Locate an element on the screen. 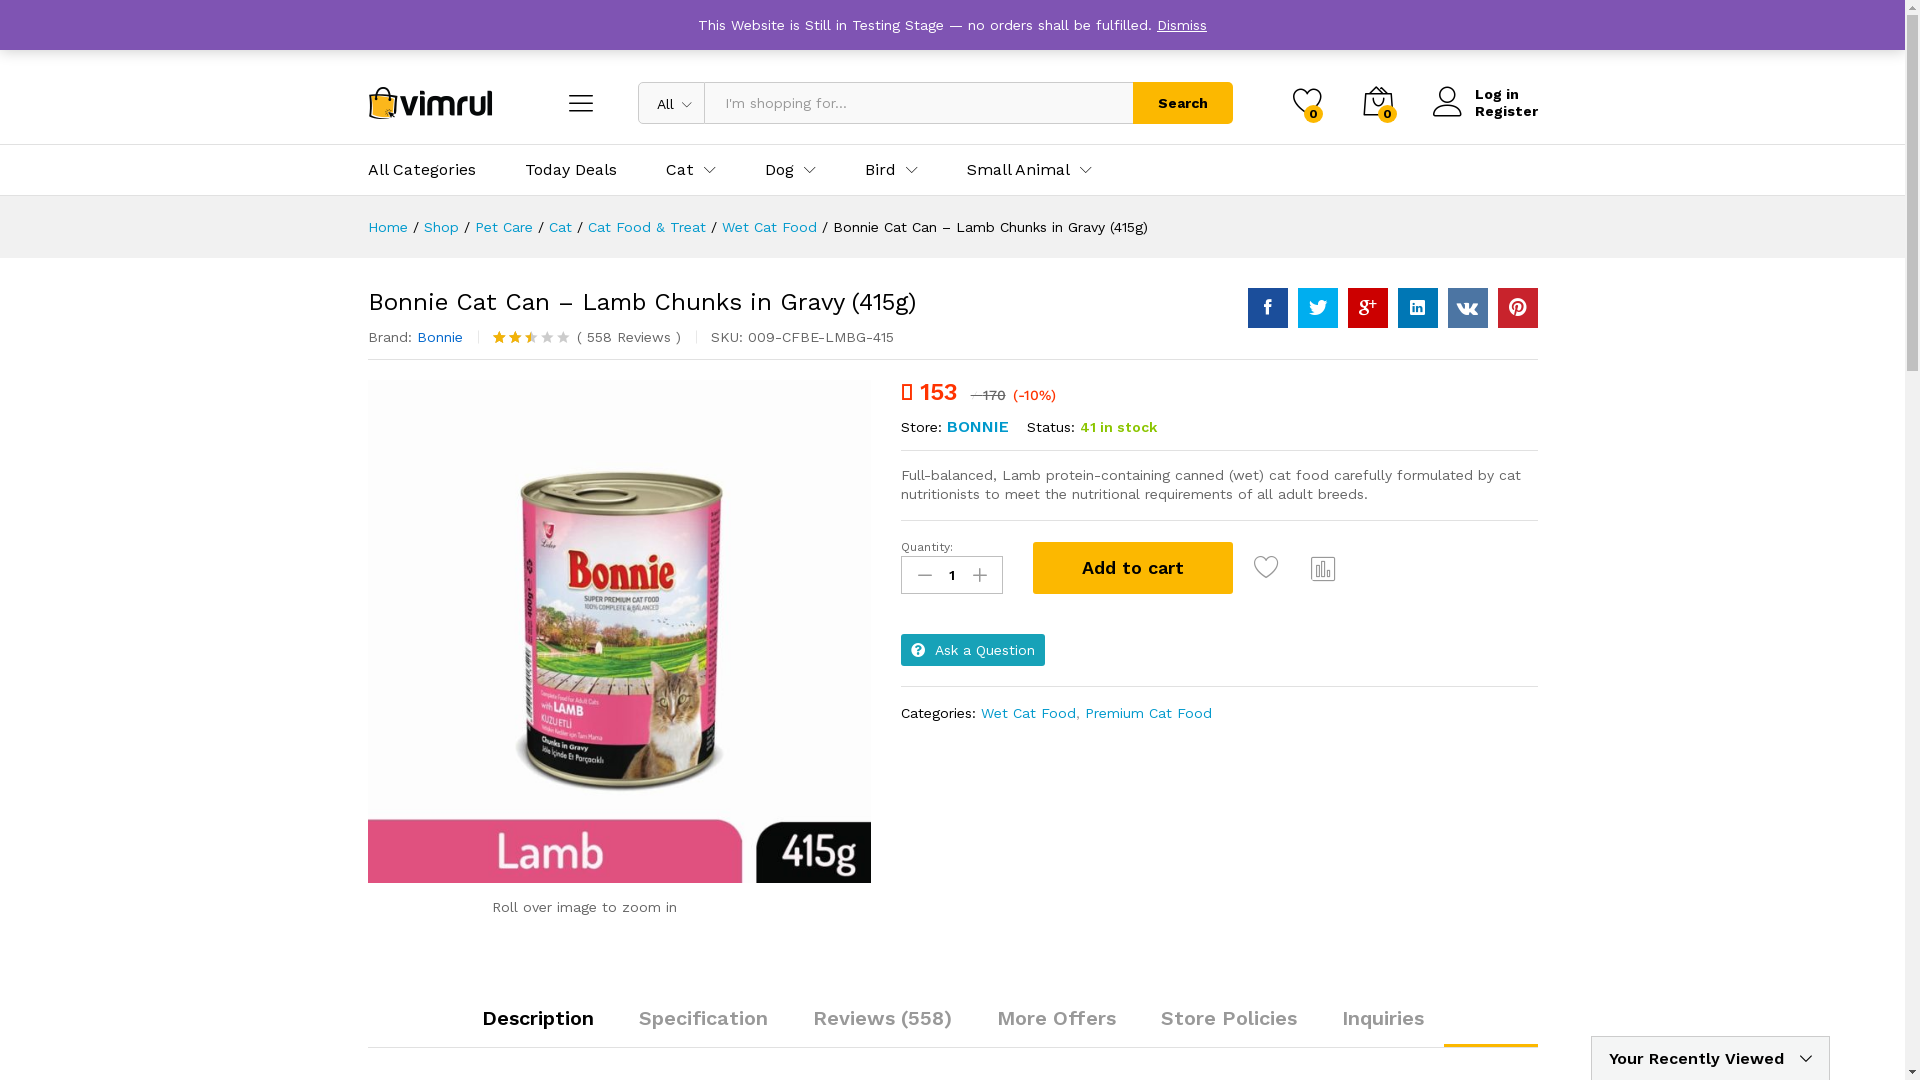 The image size is (1920, 1080). 'Home' is located at coordinates (388, 226).